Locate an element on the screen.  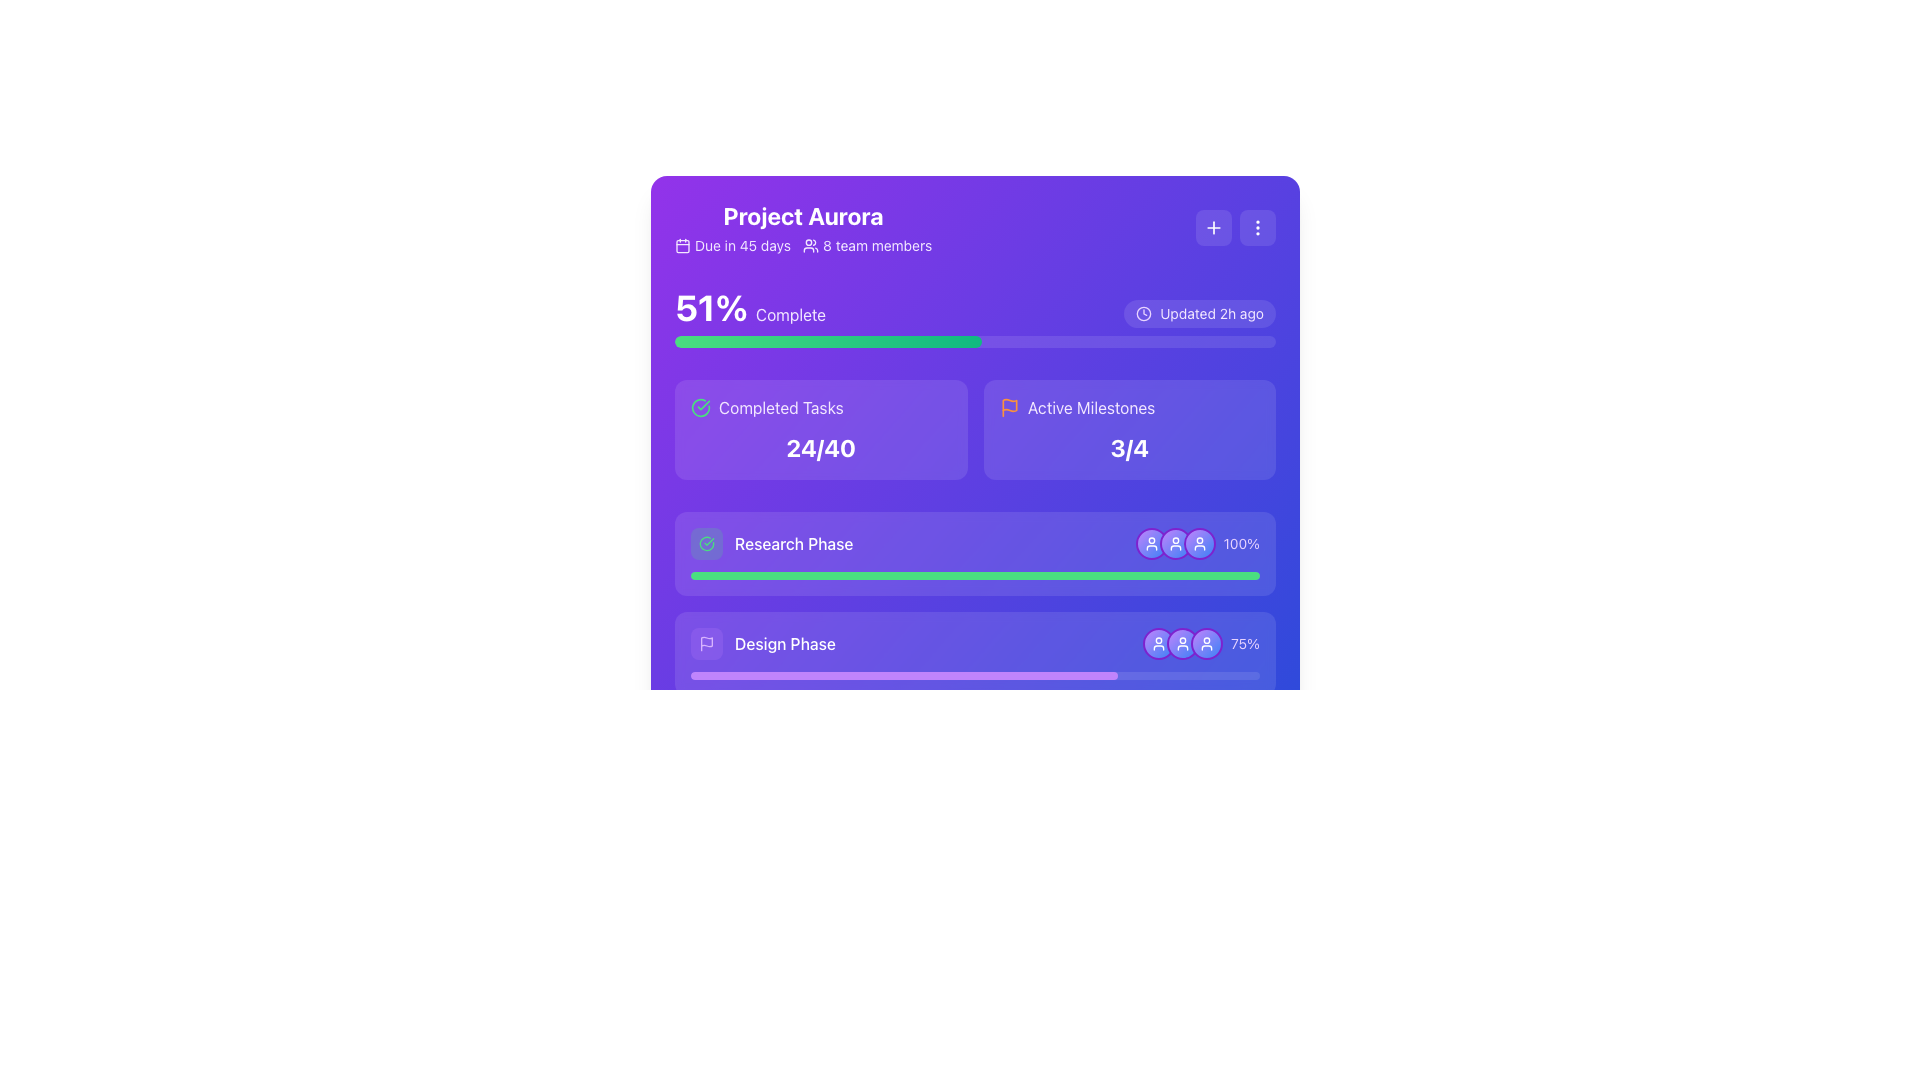
the user avatar icon representing a team member in the Design Phase progress bar, located in the lower right section of the card, to the right of the 75% progress text is located at coordinates (1205, 644).